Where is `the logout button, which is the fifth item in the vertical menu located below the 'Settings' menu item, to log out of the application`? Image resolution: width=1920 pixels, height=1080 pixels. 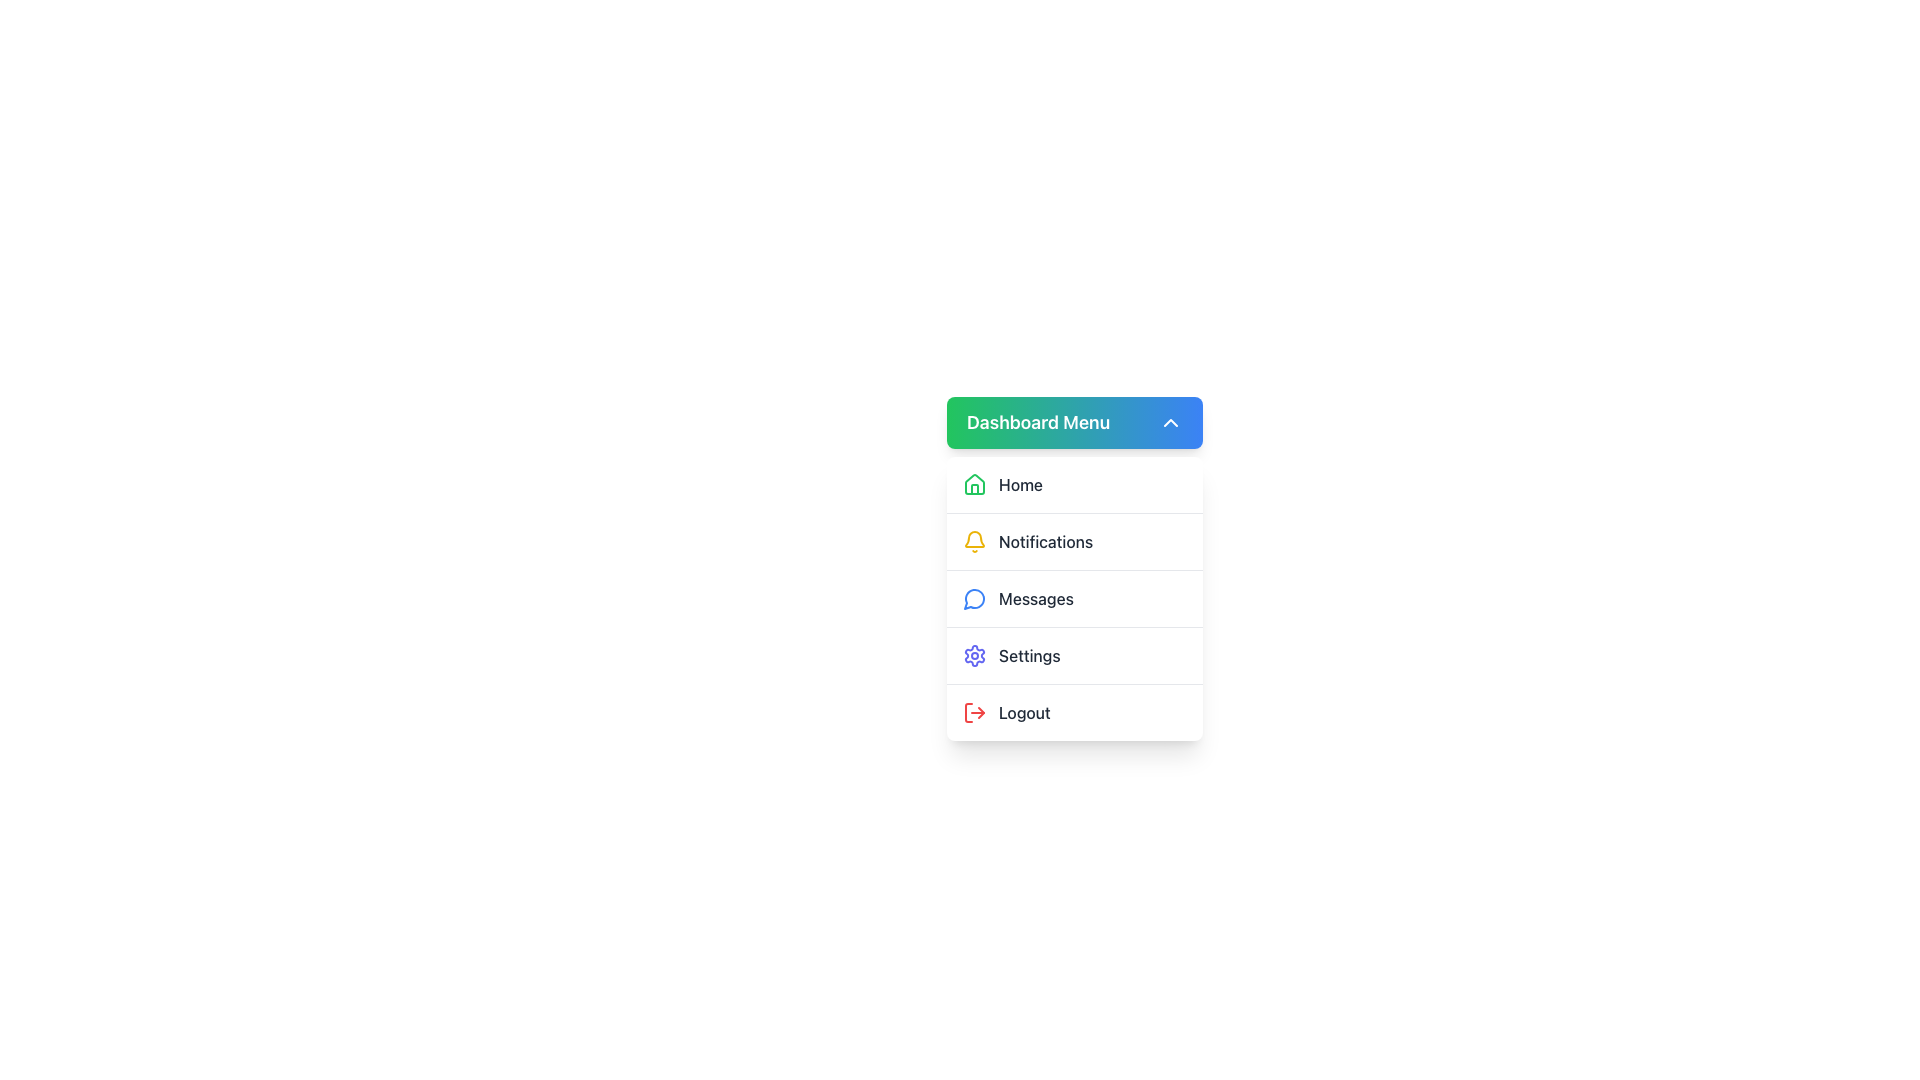 the logout button, which is the fifth item in the vertical menu located below the 'Settings' menu item, to log out of the application is located at coordinates (1074, 711).